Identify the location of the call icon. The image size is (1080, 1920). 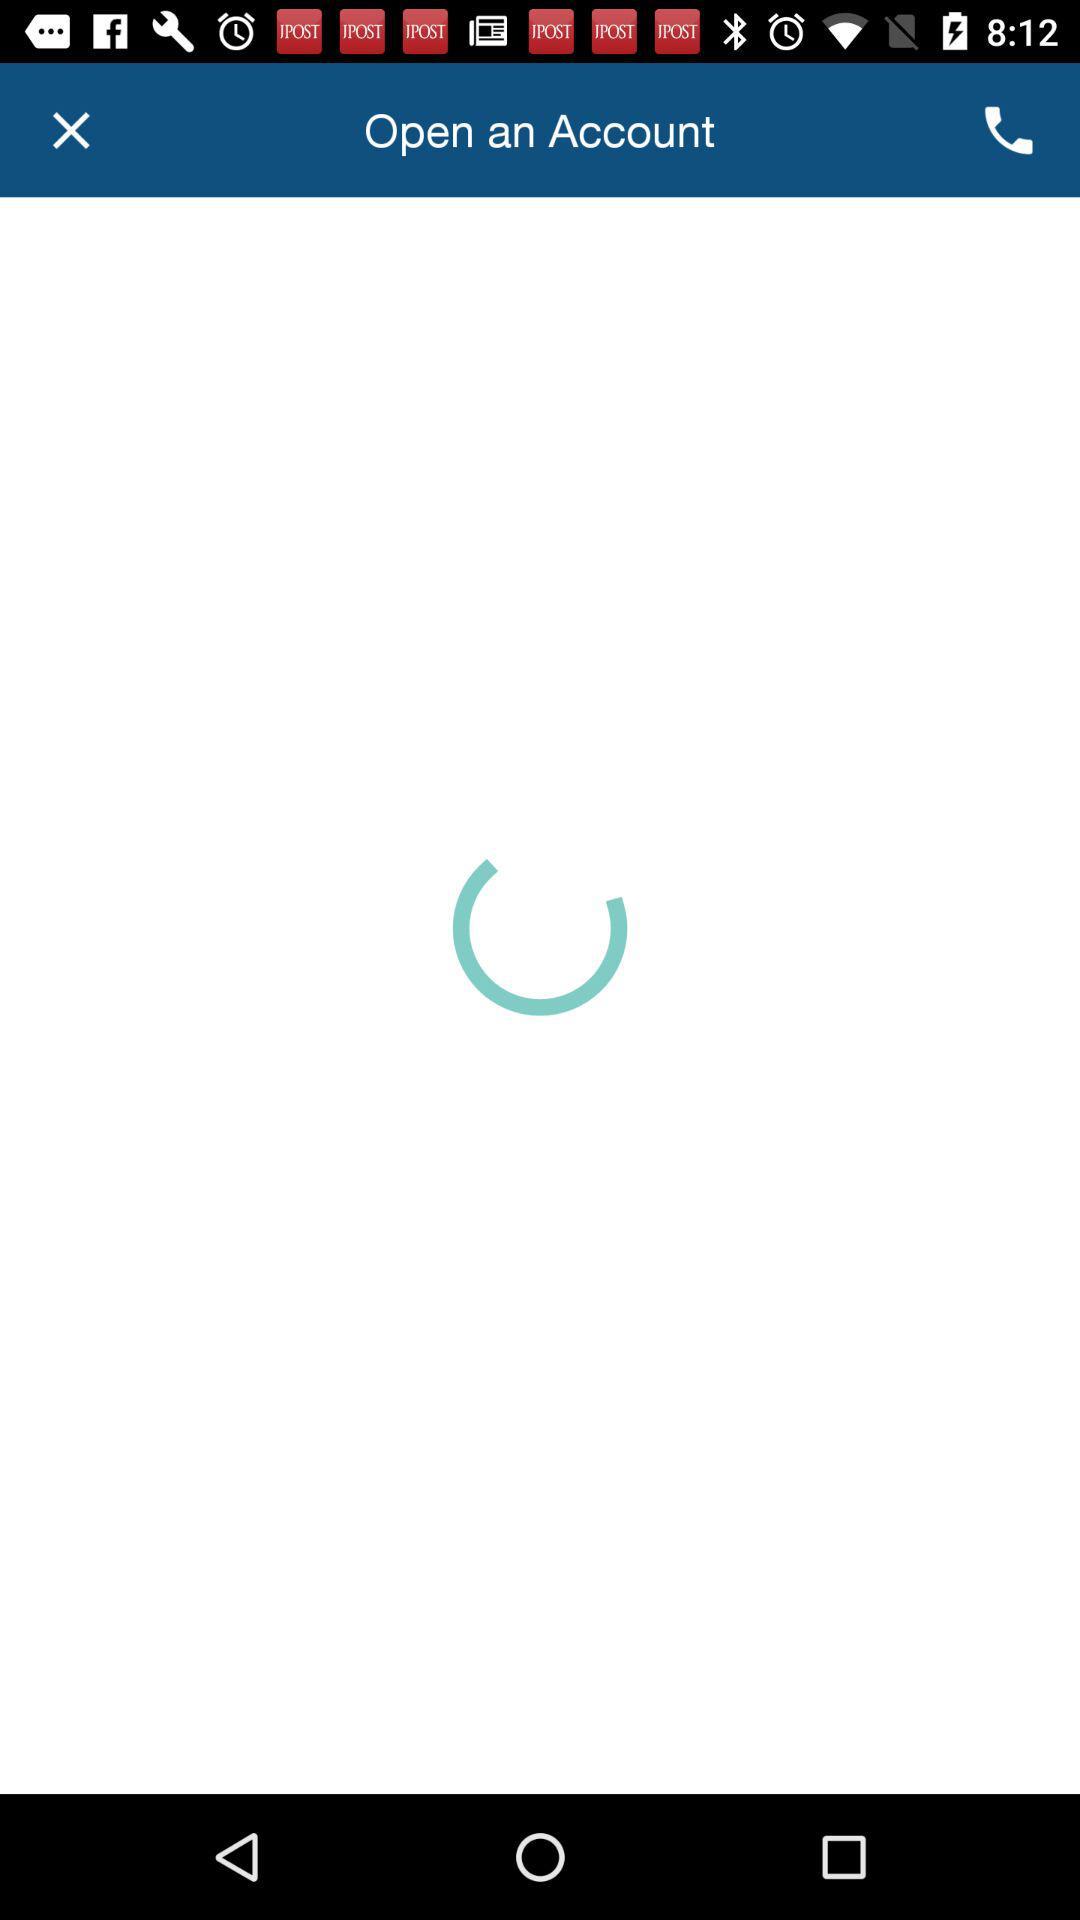
(1008, 129).